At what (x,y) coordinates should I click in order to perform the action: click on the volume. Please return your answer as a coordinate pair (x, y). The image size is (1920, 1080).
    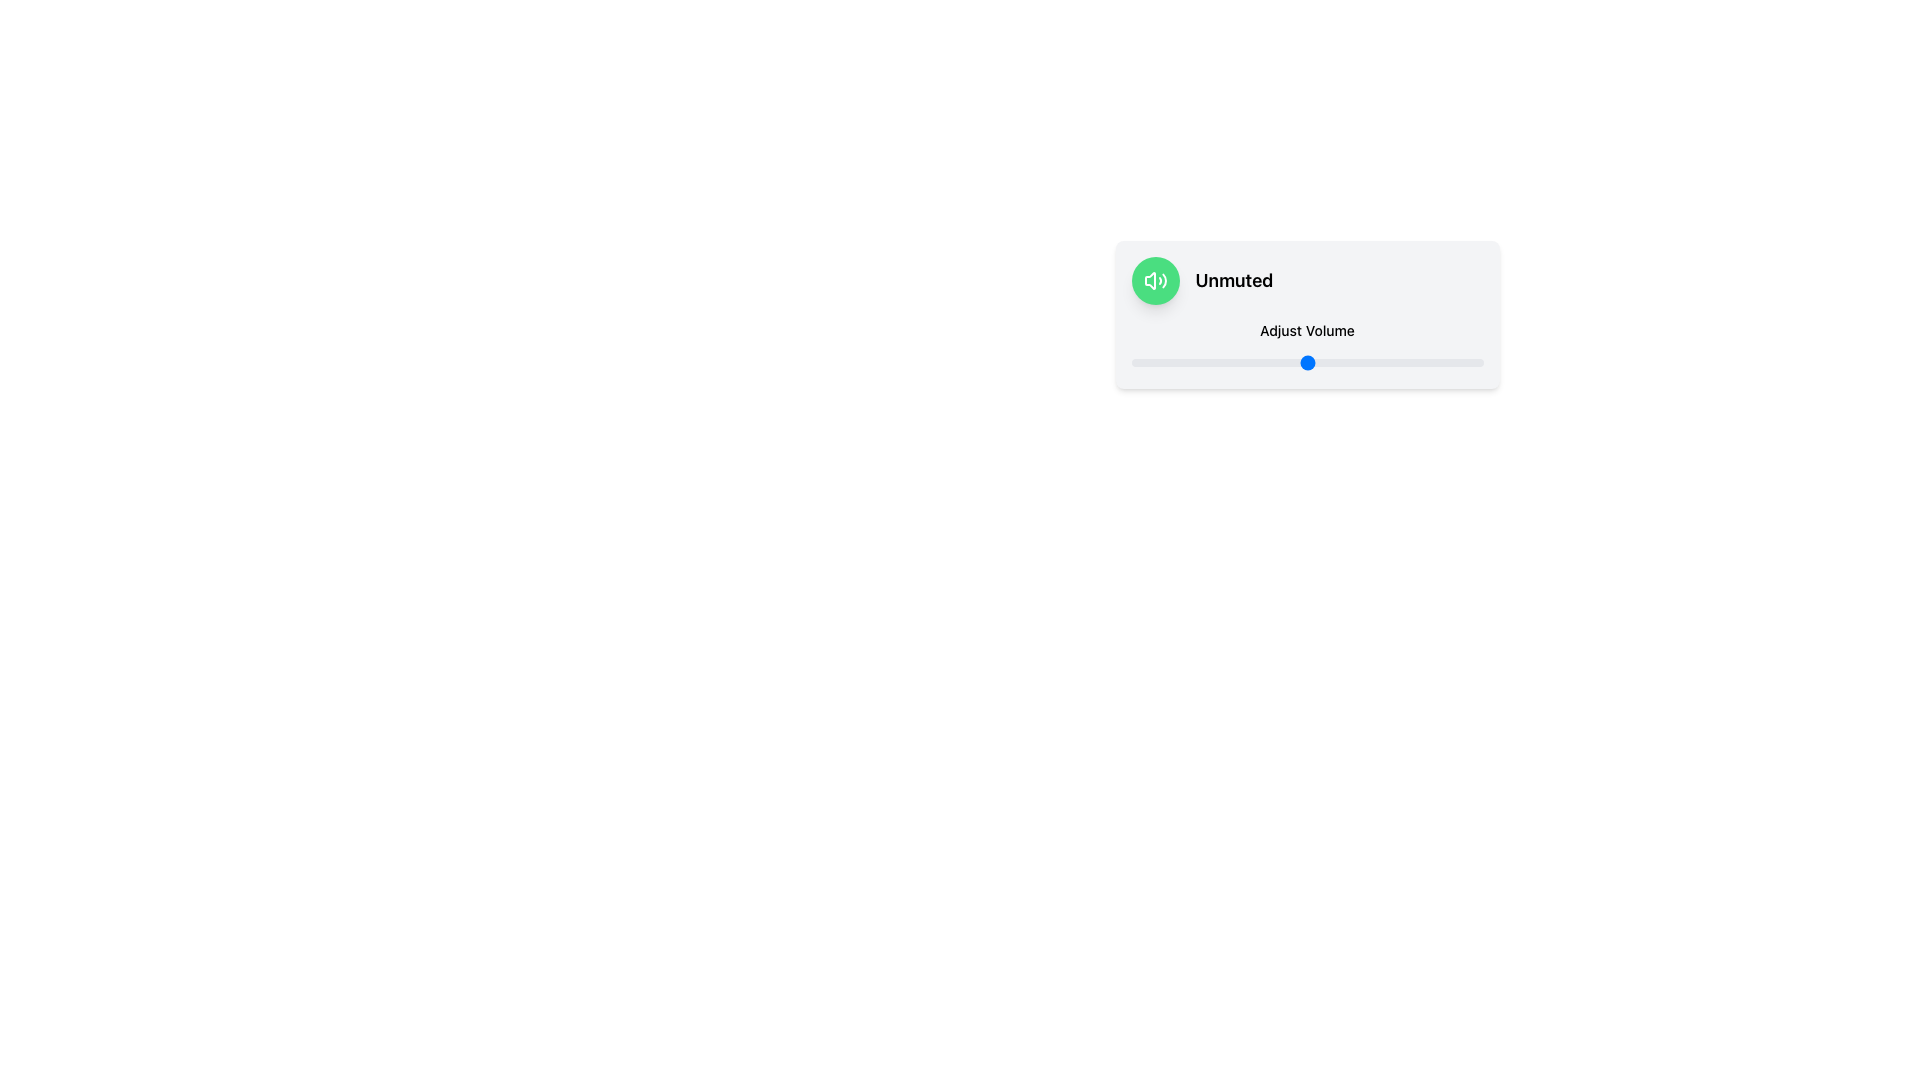
    Looking at the image, I should click on (1194, 362).